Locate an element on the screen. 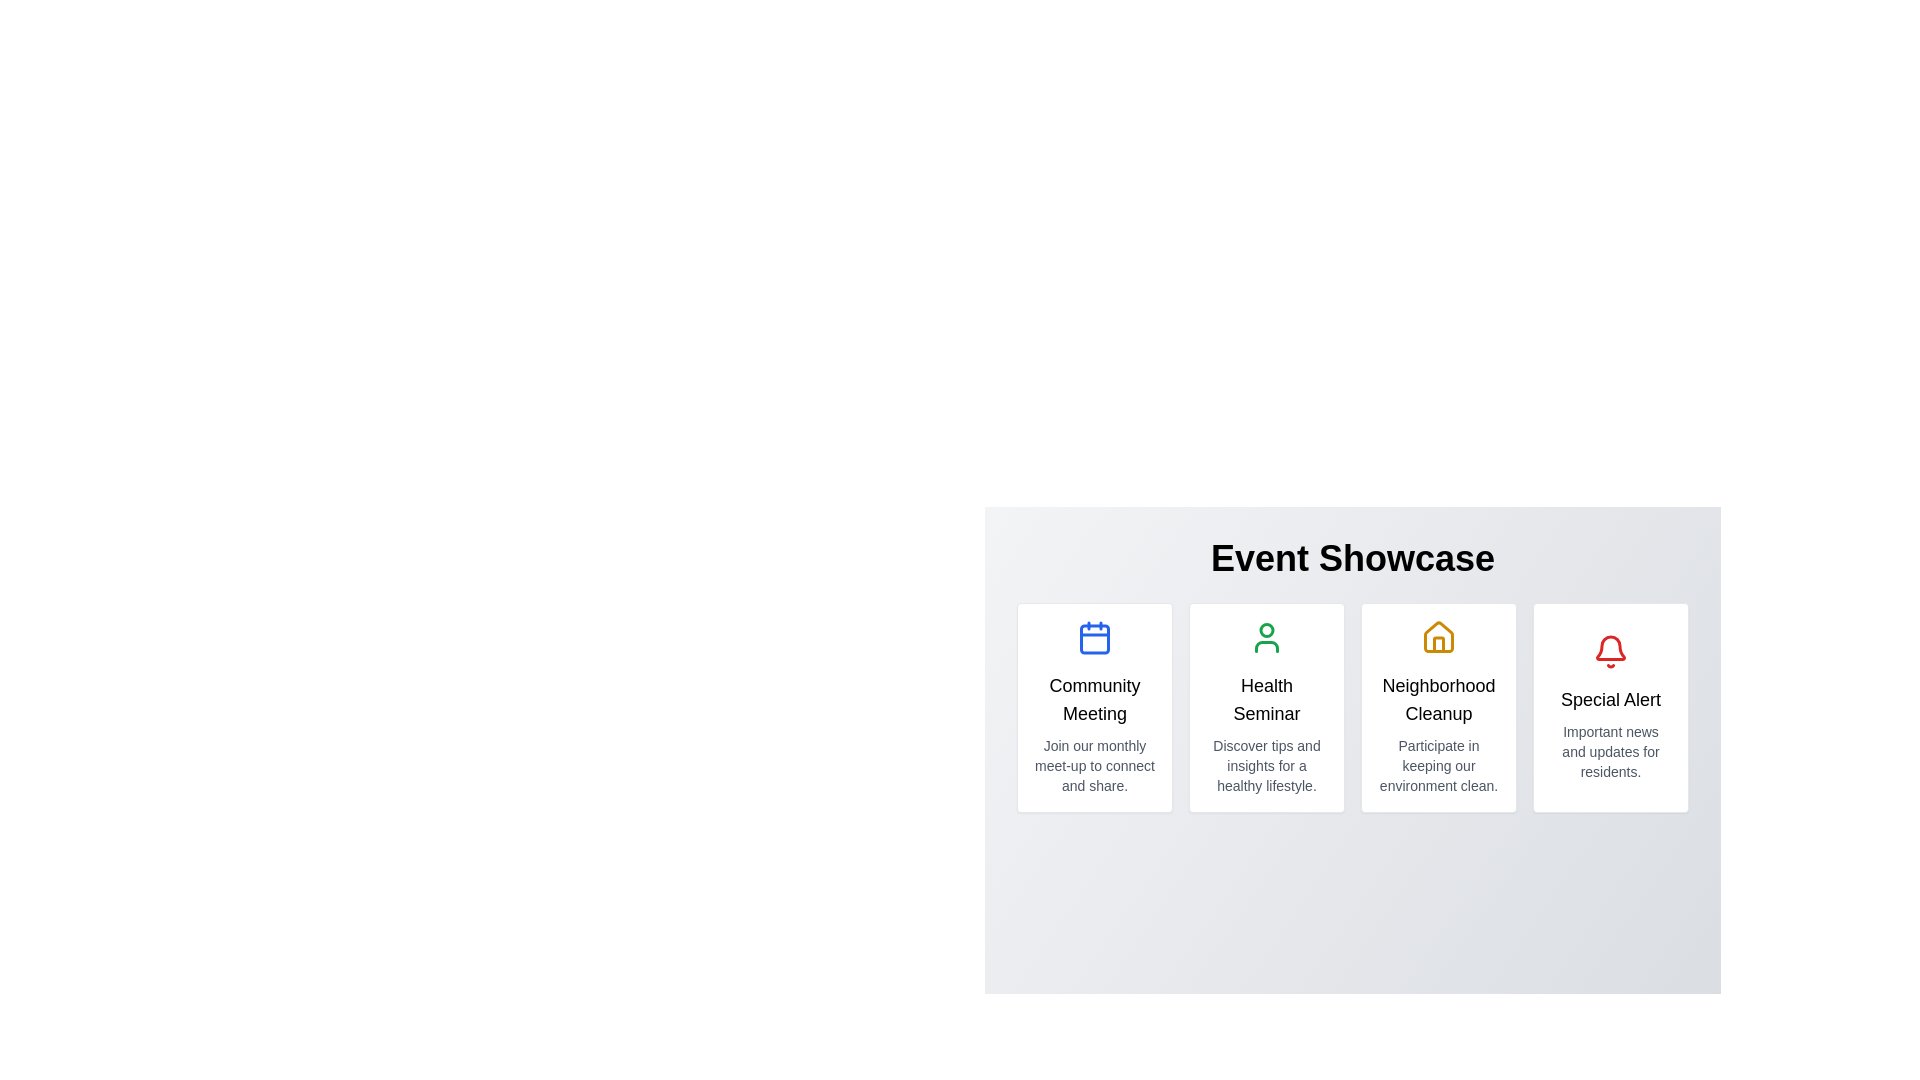 The width and height of the screenshot is (1920, 1080). the vertical rectangle with curved edges that resembles a door or passage, which is part of the yellow house icon in the 'Event Showcase' section is located at coordinates (1438, 644).